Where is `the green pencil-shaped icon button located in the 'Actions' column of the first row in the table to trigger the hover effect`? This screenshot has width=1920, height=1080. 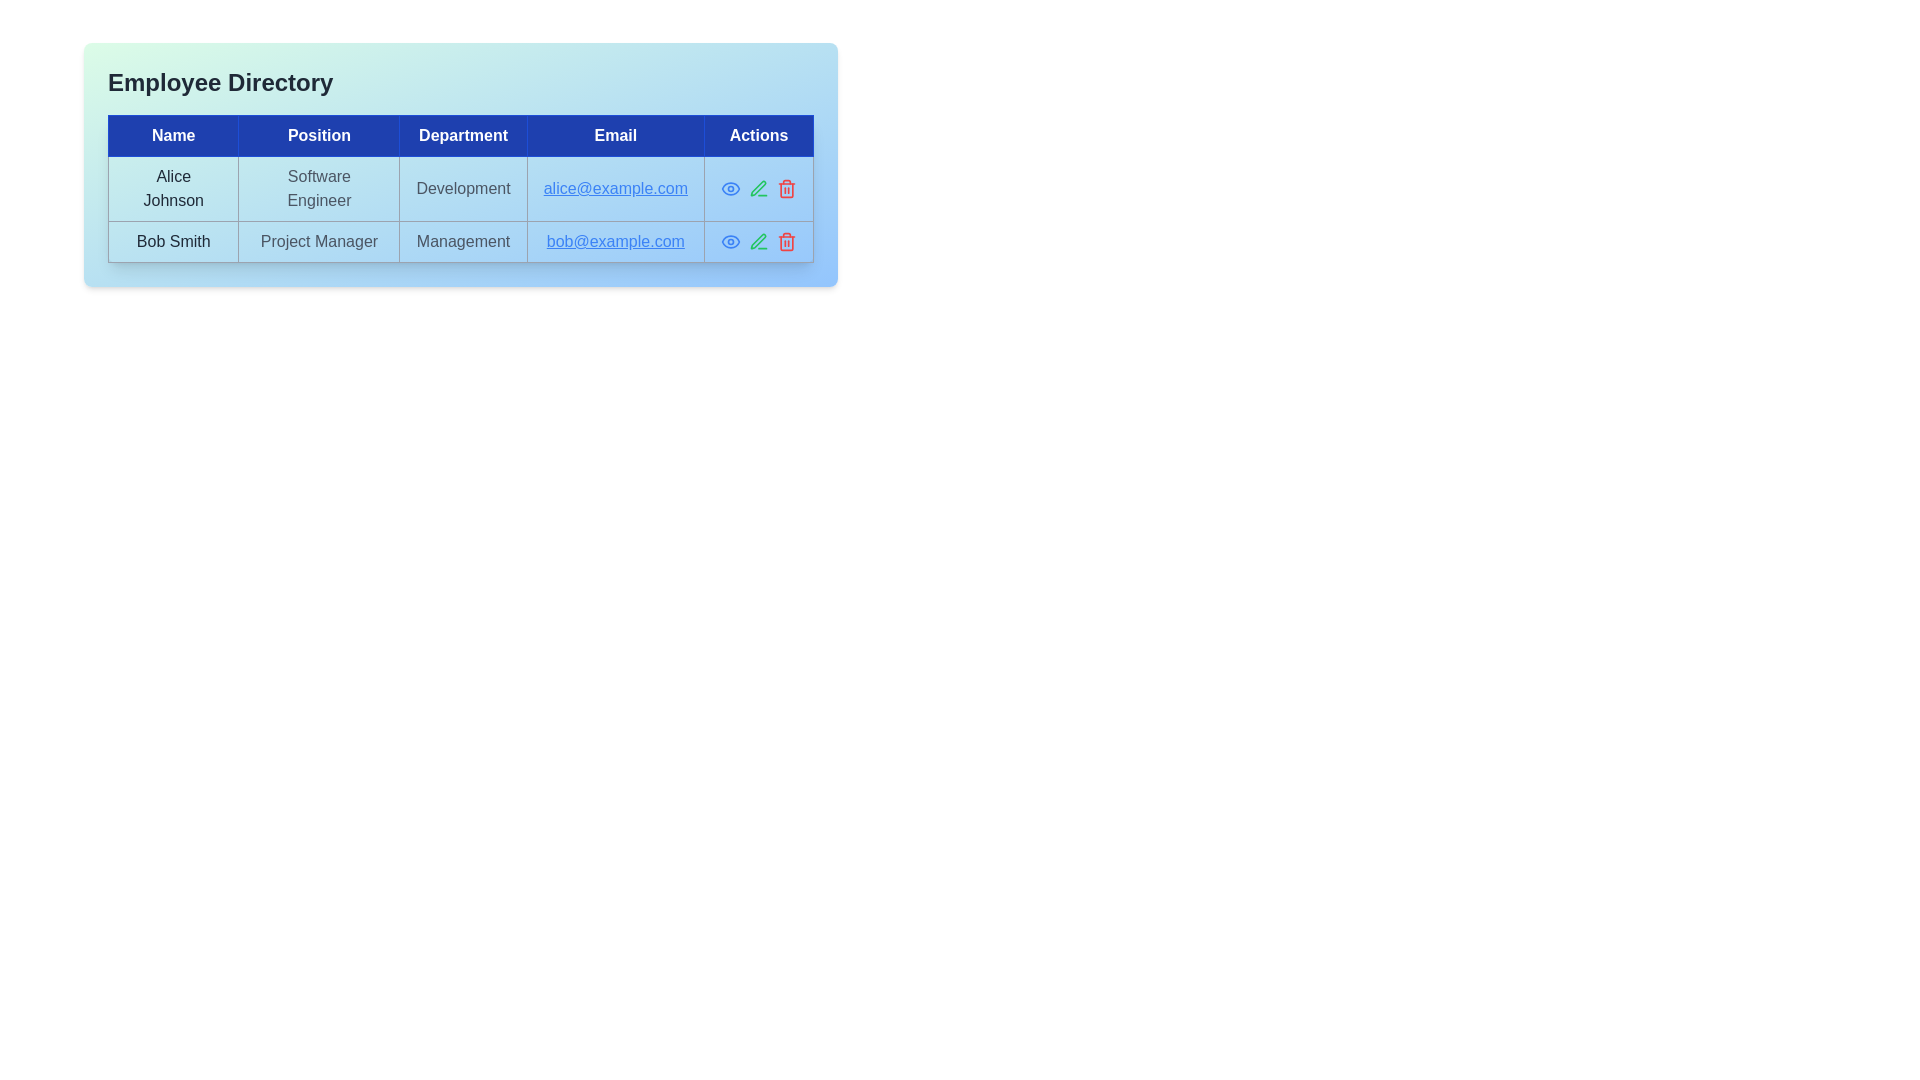 the green pencil-shaped icon button located in the 'Actions' column of the first row in the table to trigger the hover effect is located at coordinates (757, 189).